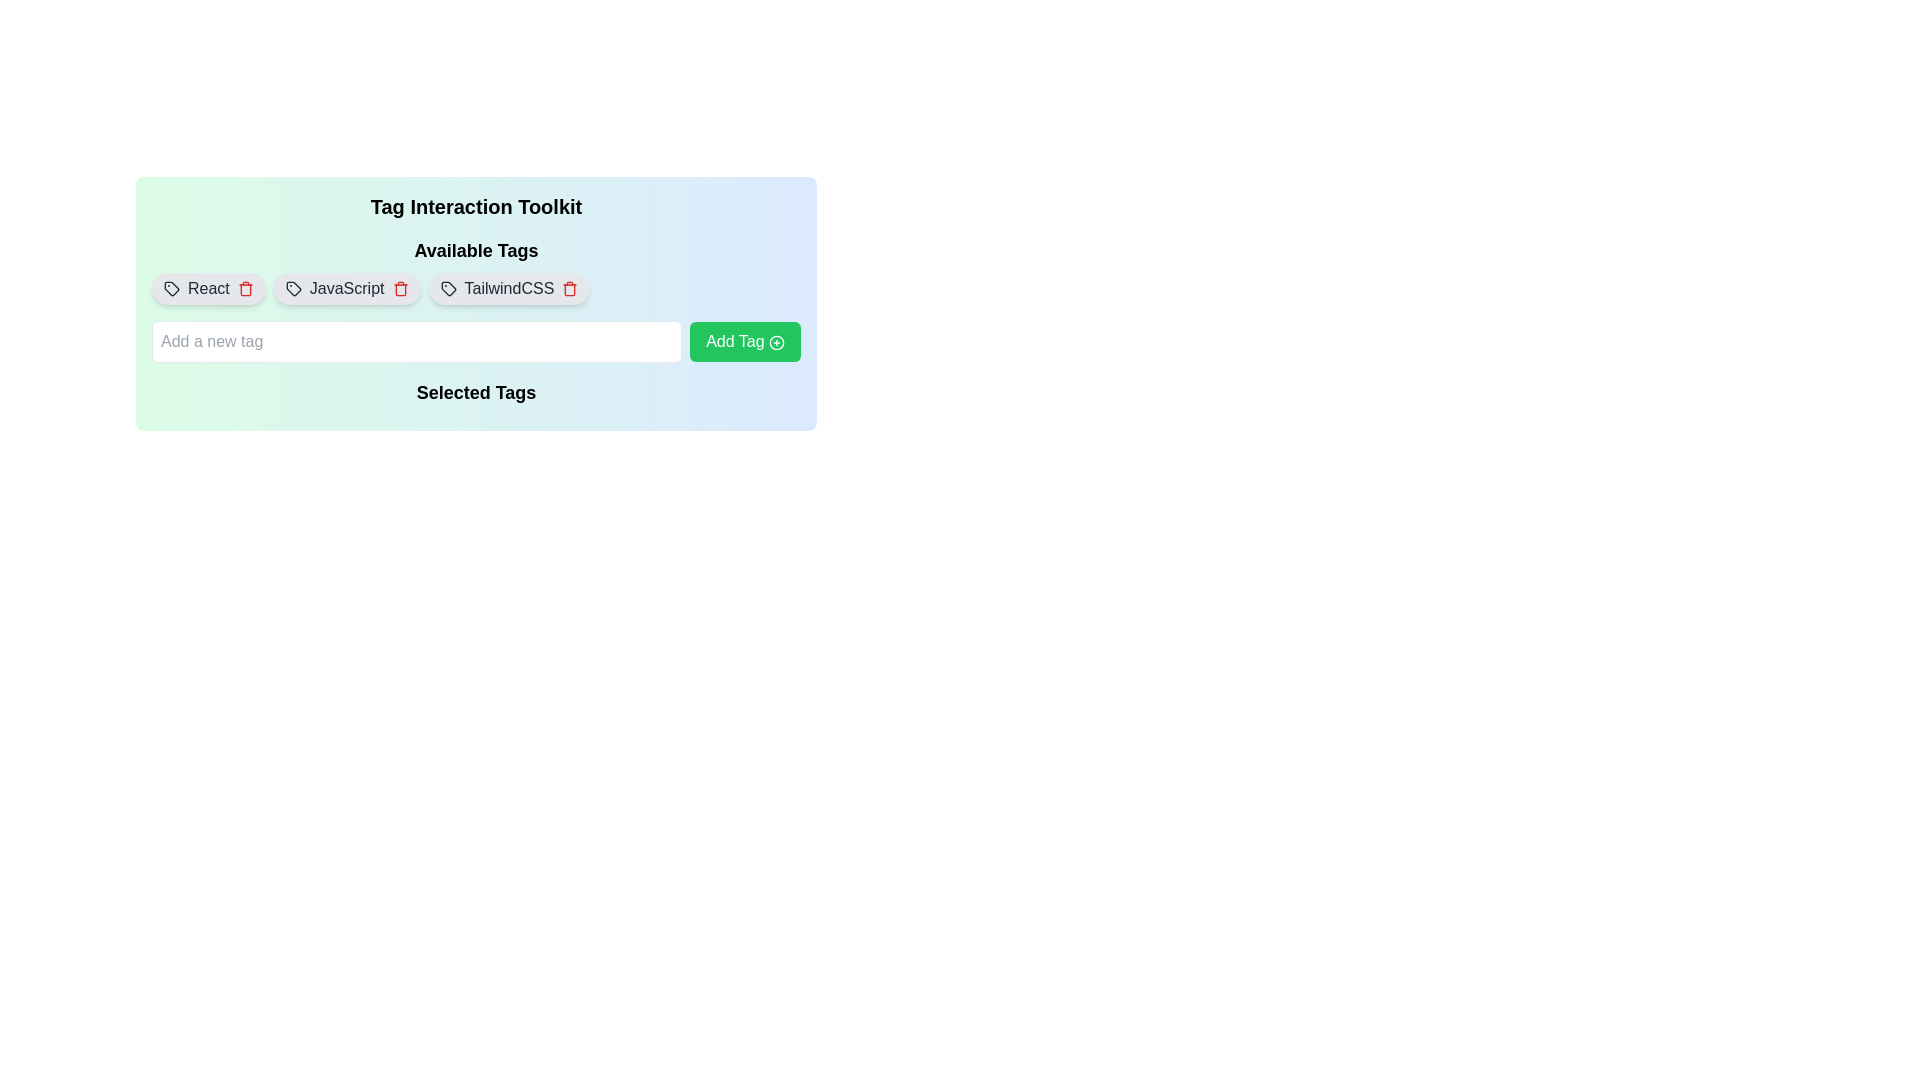 The width and height of the screenshot is (1920, 1080). What do you see at coordinates (172, 289) in the screenshot?
I see `the decorative icon in the 'Available Tags' section above the 'React' text, which is part of the tag button` at bounding box center [172, 289].